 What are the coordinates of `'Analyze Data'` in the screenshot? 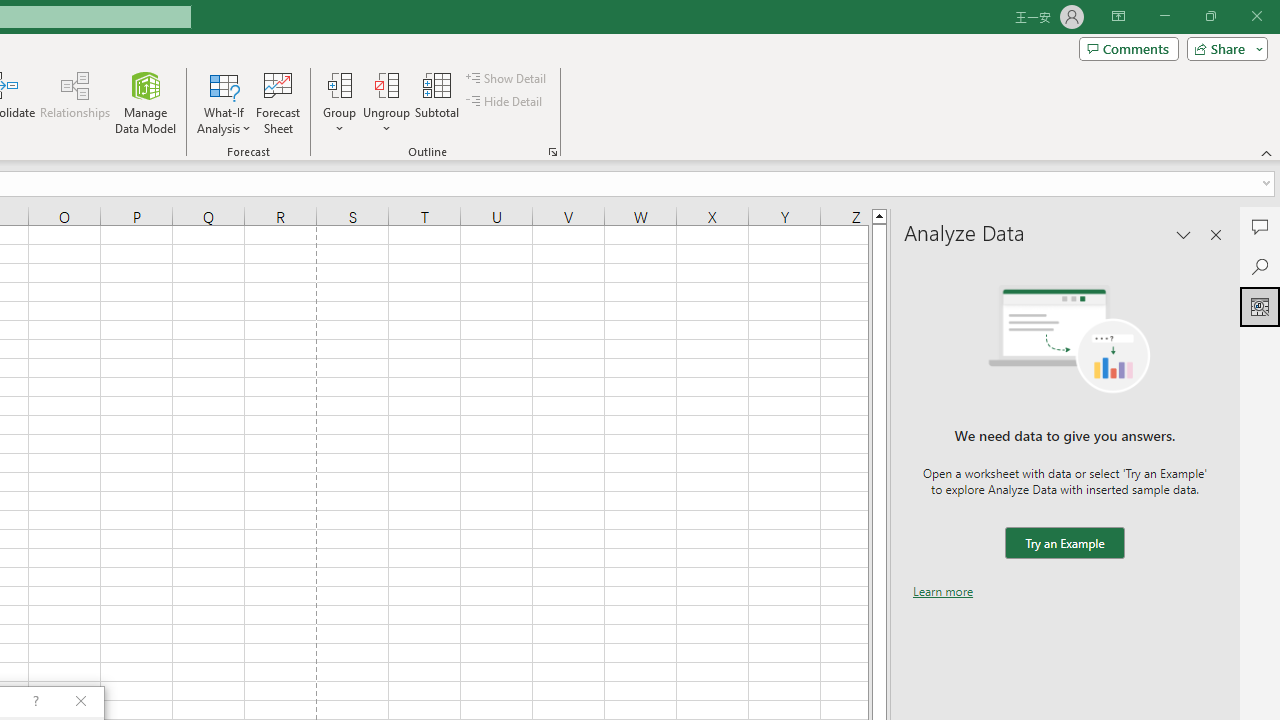 It's located at (1259, 307).